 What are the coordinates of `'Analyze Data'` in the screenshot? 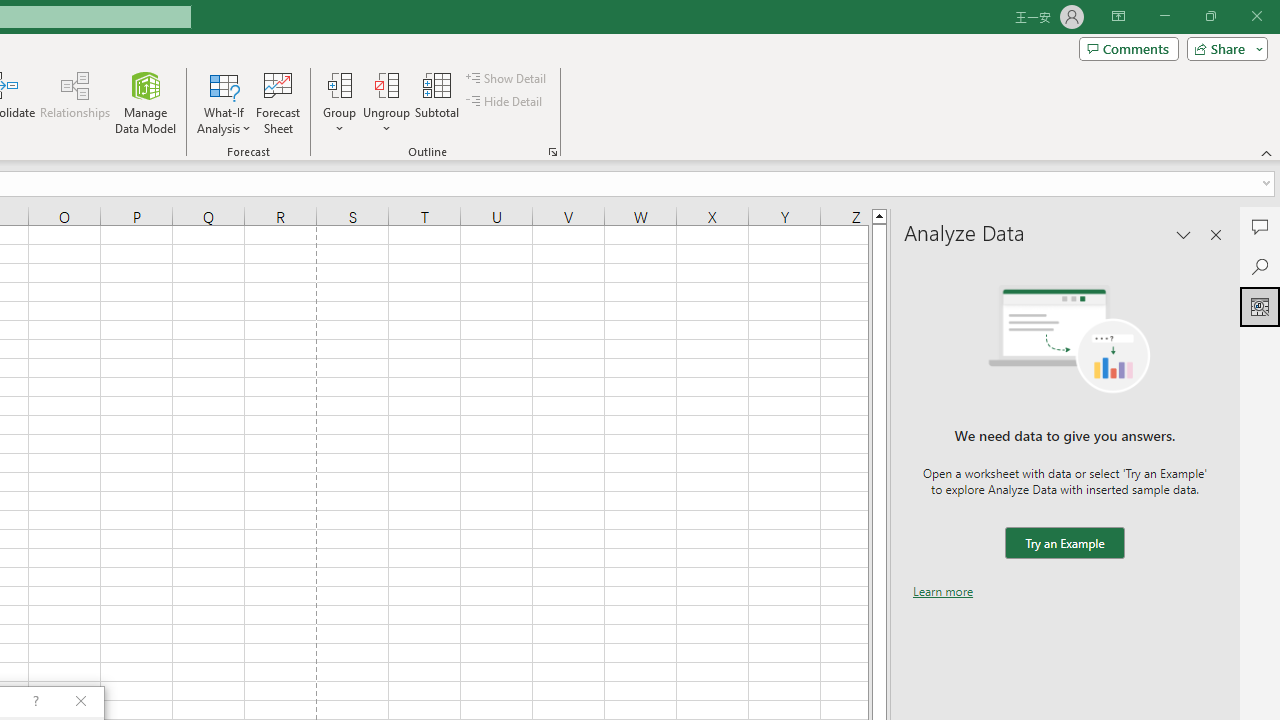 It's located at (1259, 307).